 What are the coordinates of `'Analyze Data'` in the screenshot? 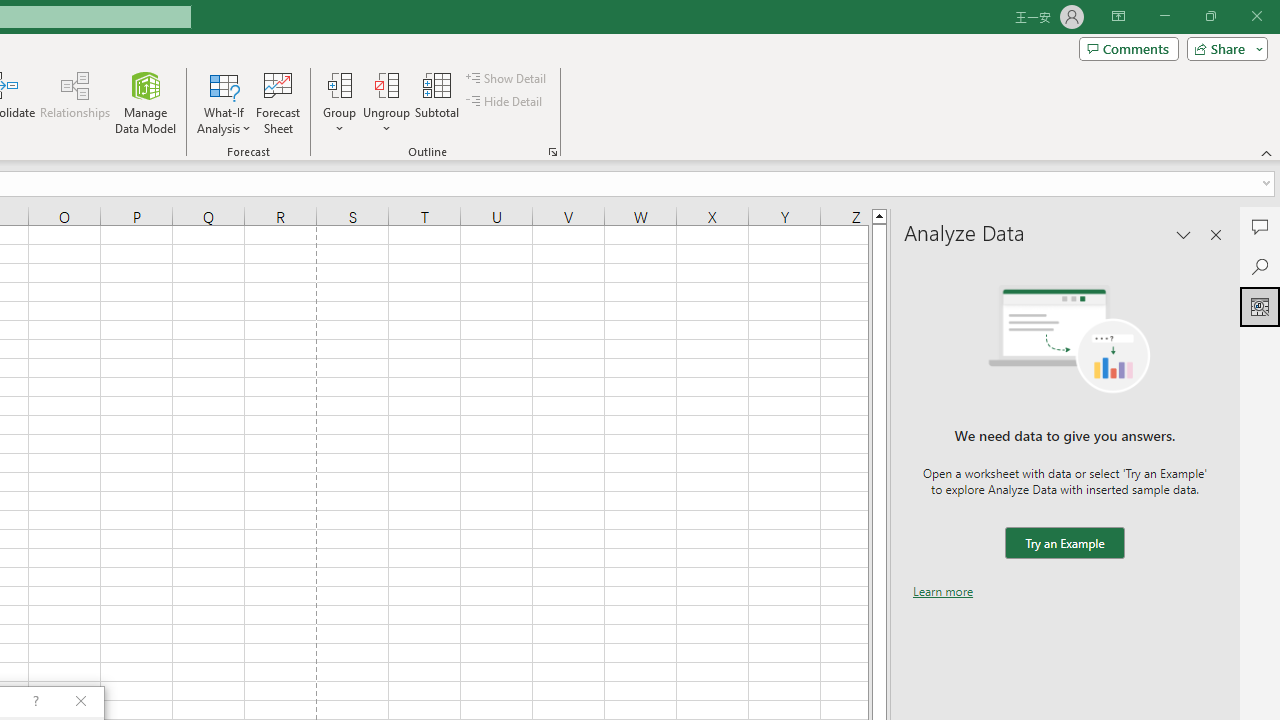 It's located at (1259, 307).